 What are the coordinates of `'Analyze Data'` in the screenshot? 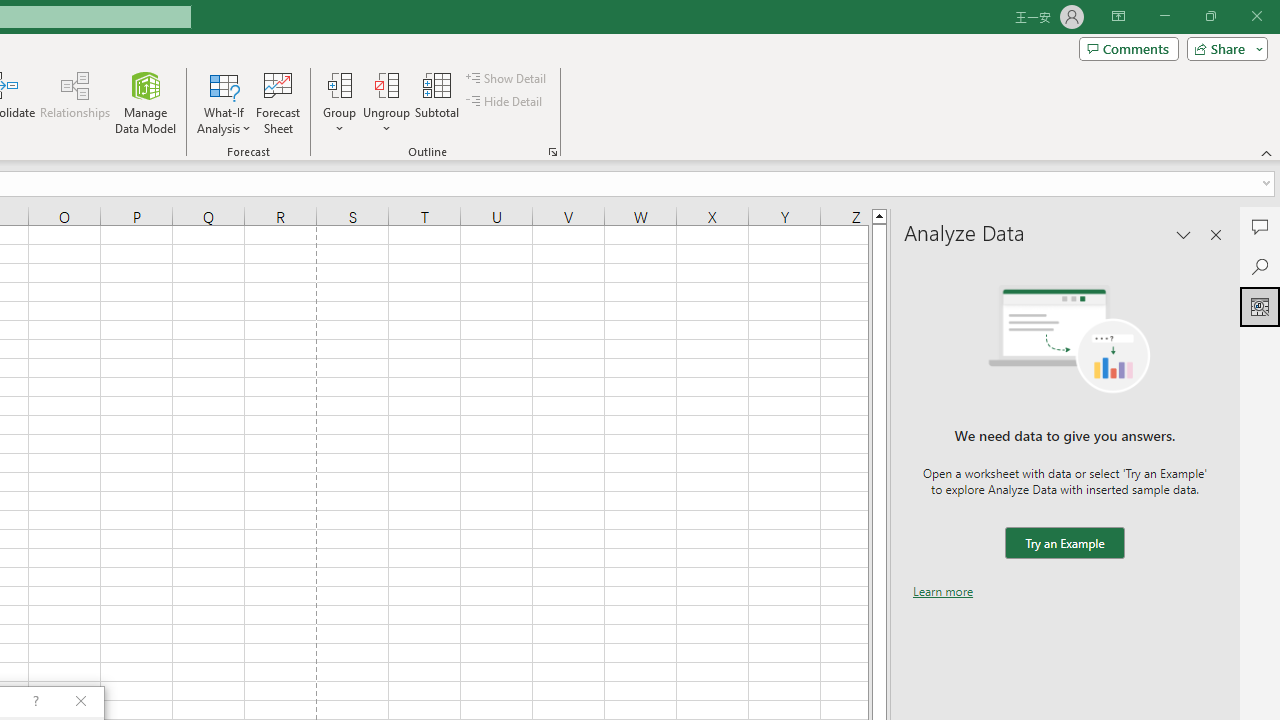 It's located at (1259, 307).